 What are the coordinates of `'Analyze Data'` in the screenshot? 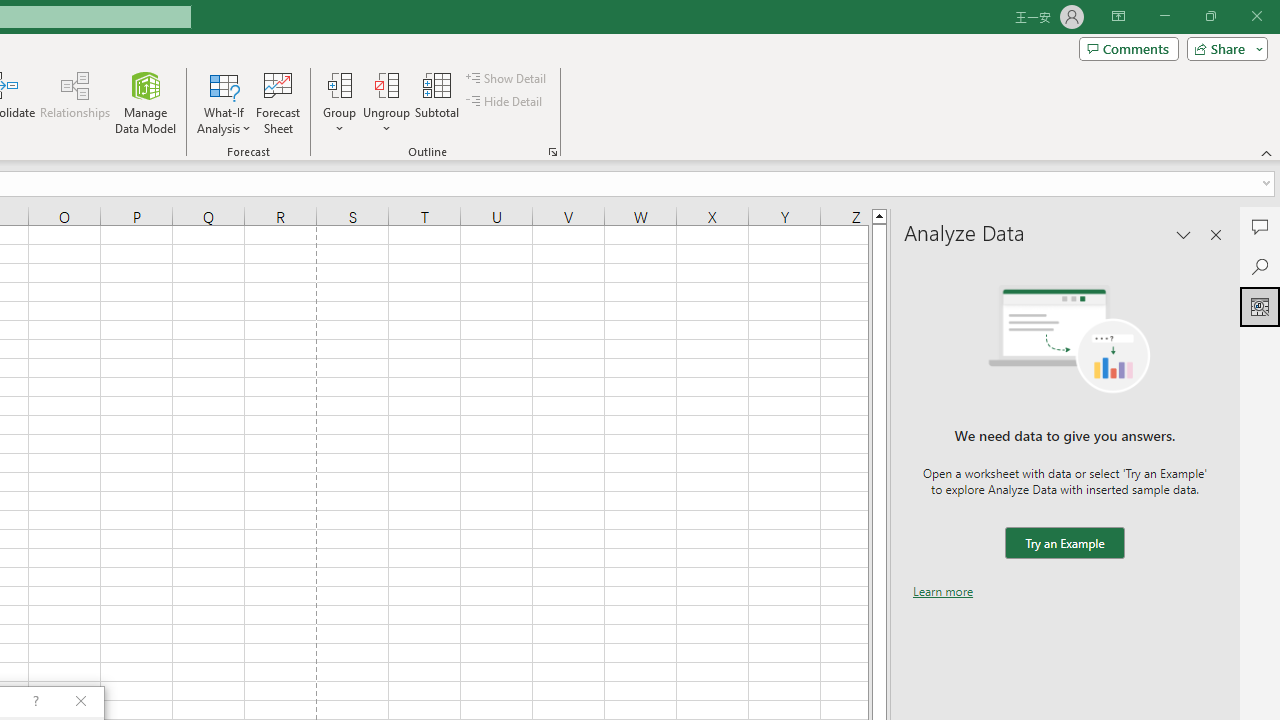 It's located at (1259, 307).